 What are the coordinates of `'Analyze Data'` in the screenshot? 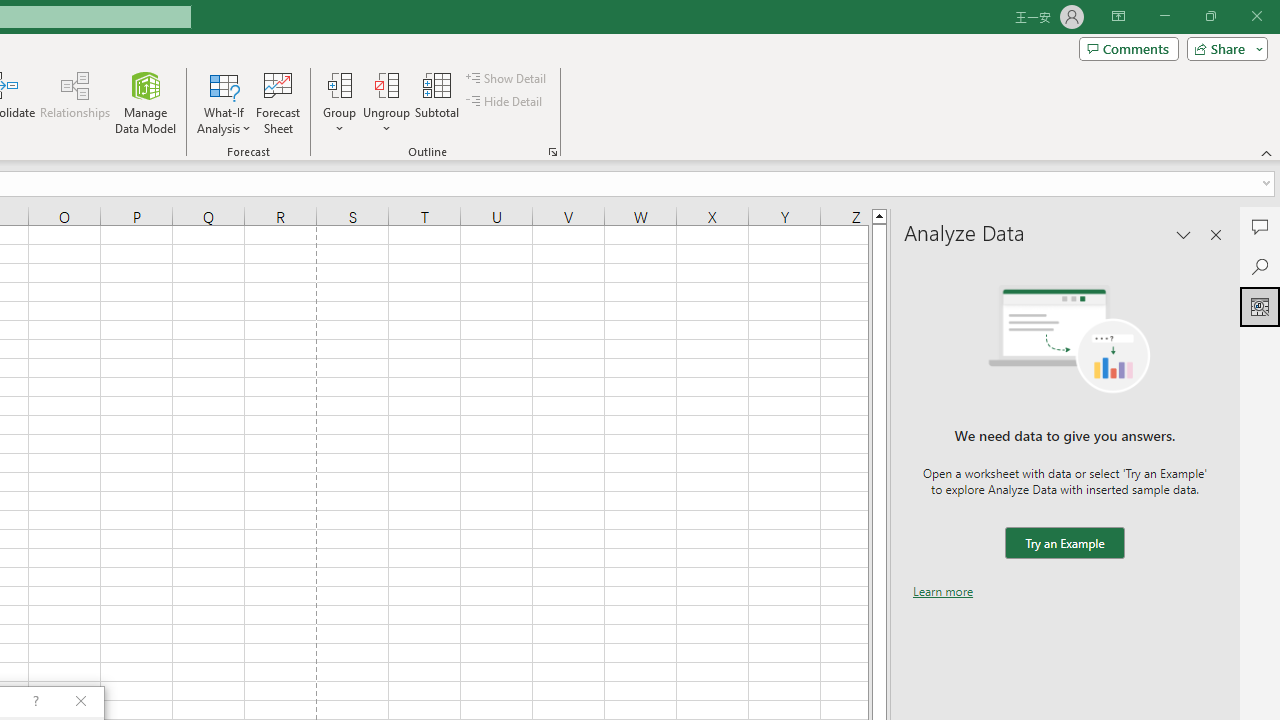 It's located at (1259, 307).